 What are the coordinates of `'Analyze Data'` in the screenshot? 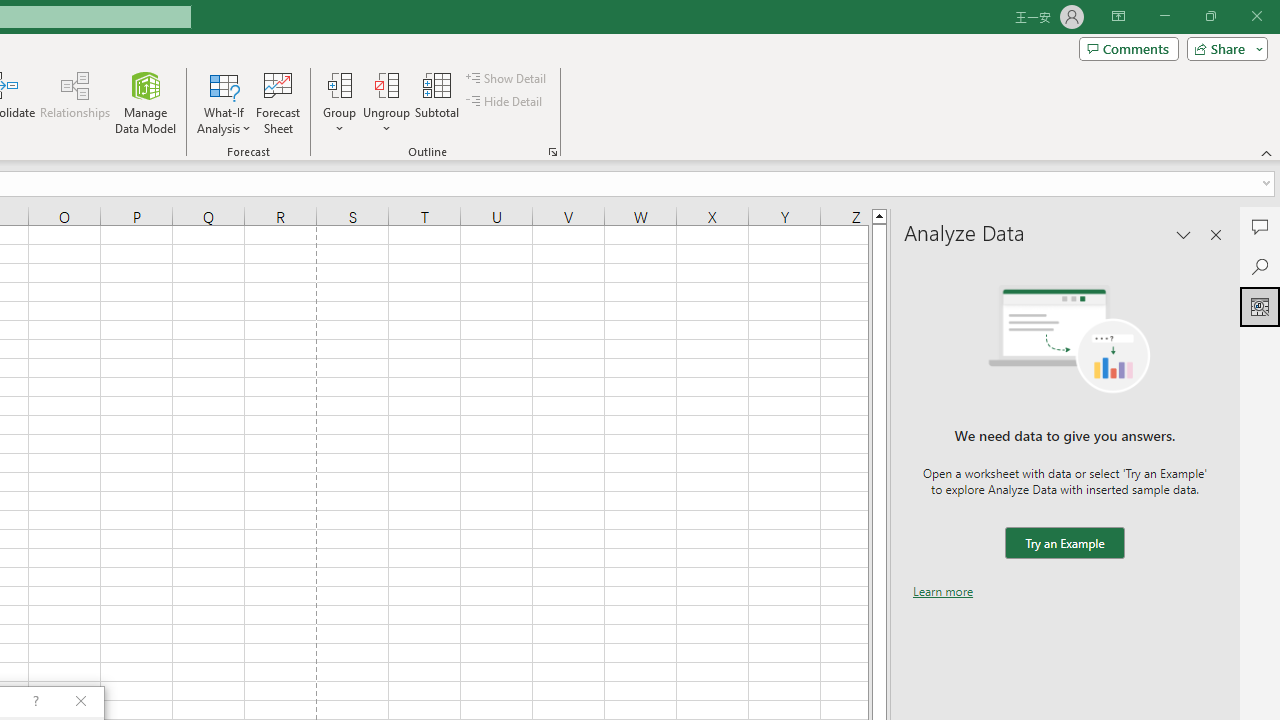 It's located at (1259, 307).